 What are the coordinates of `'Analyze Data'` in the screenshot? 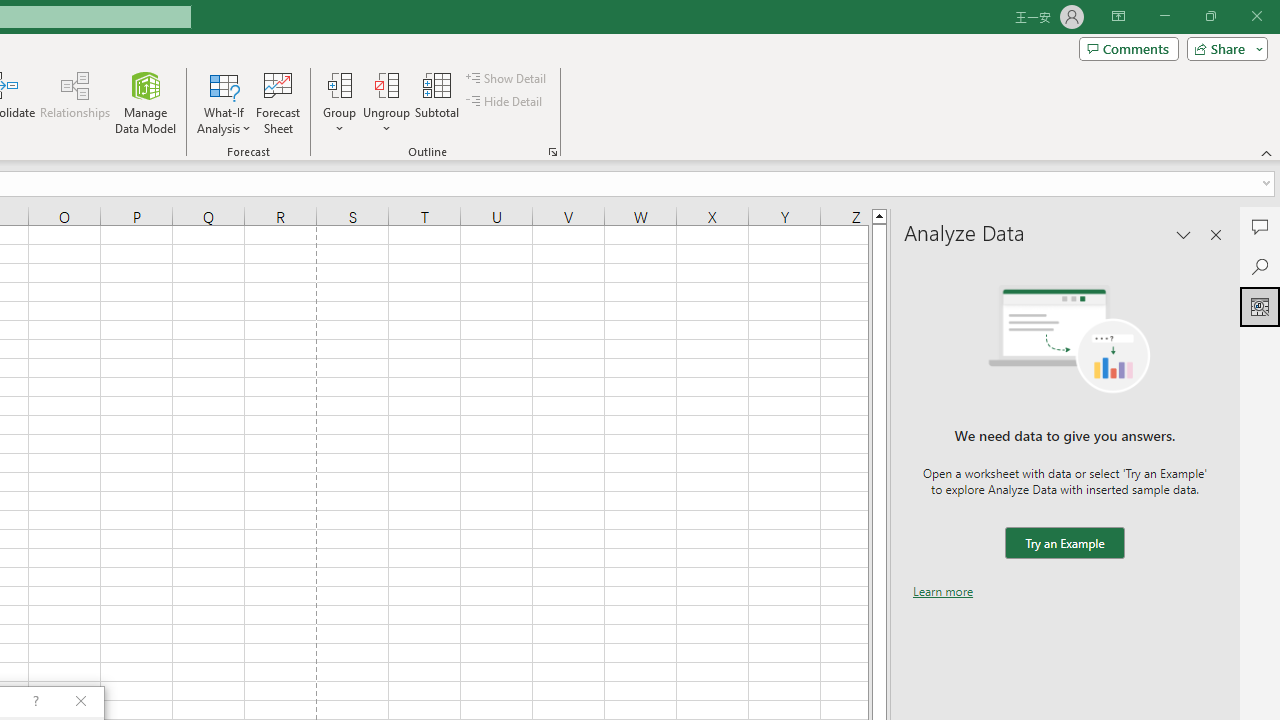 It's located at (1259, 307).